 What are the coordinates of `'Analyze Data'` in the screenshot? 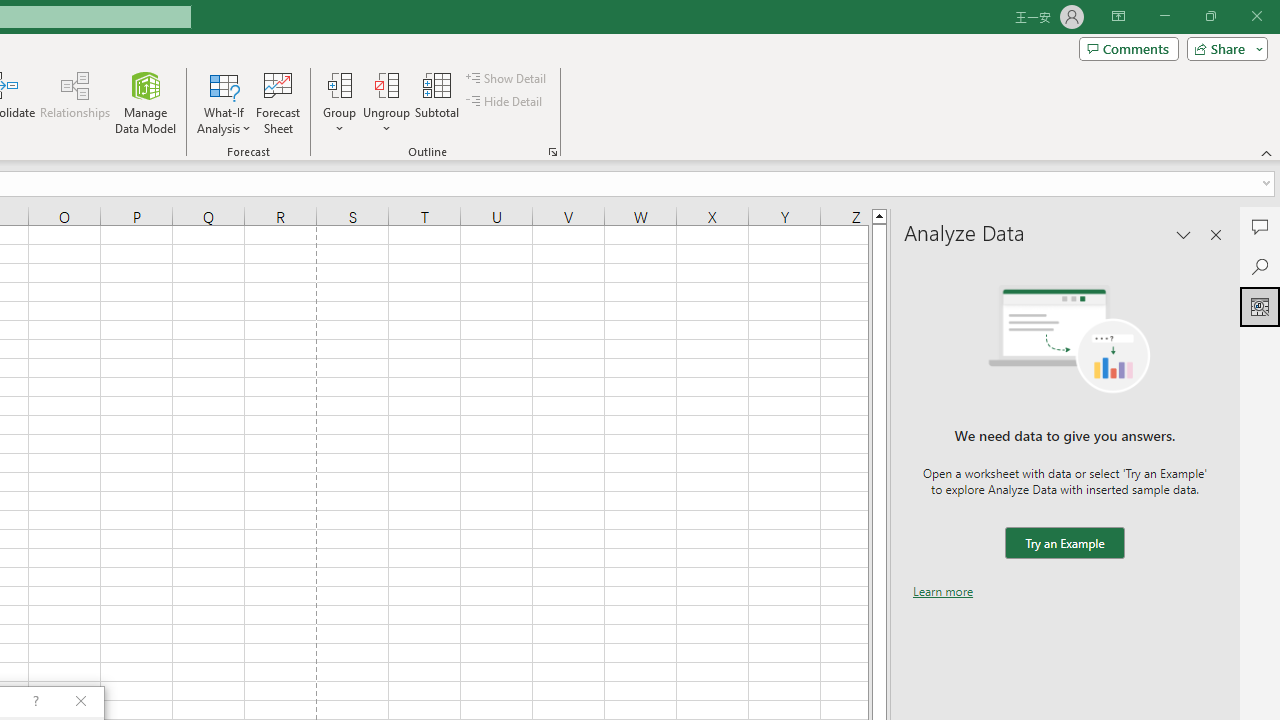 It's located at (1259, 307).